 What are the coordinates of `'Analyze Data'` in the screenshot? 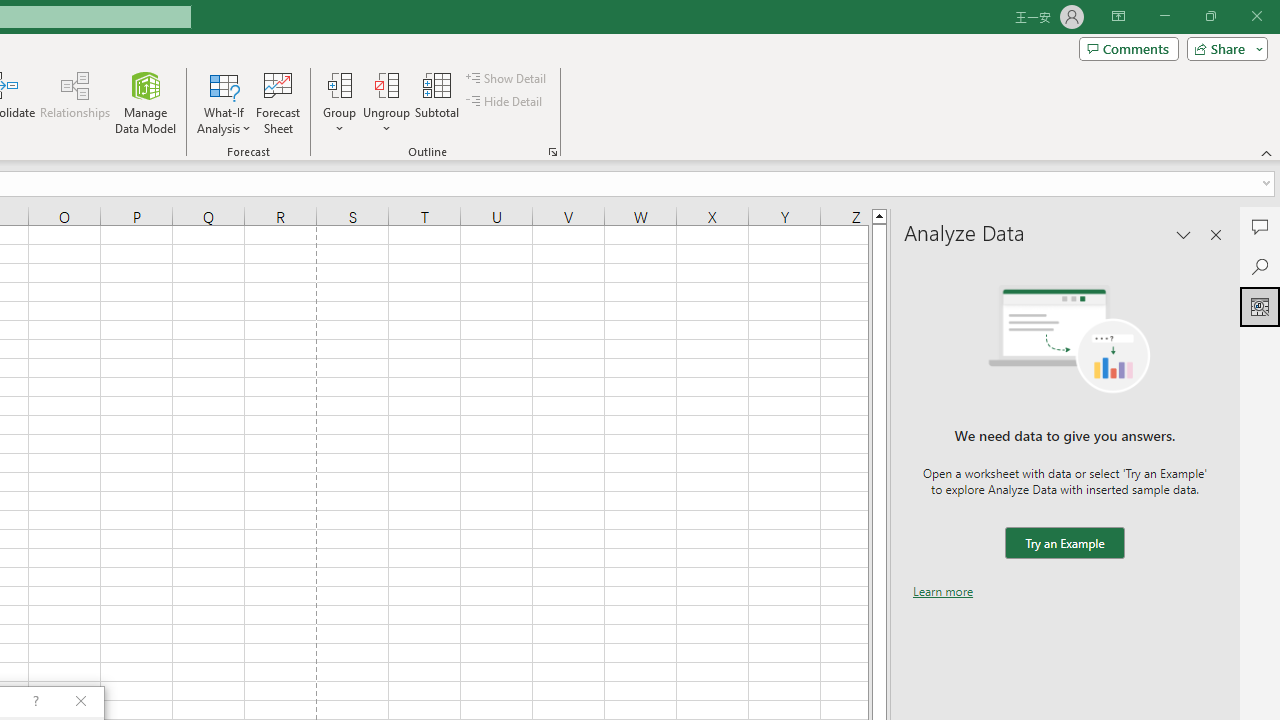 It's located at (1259, 307).